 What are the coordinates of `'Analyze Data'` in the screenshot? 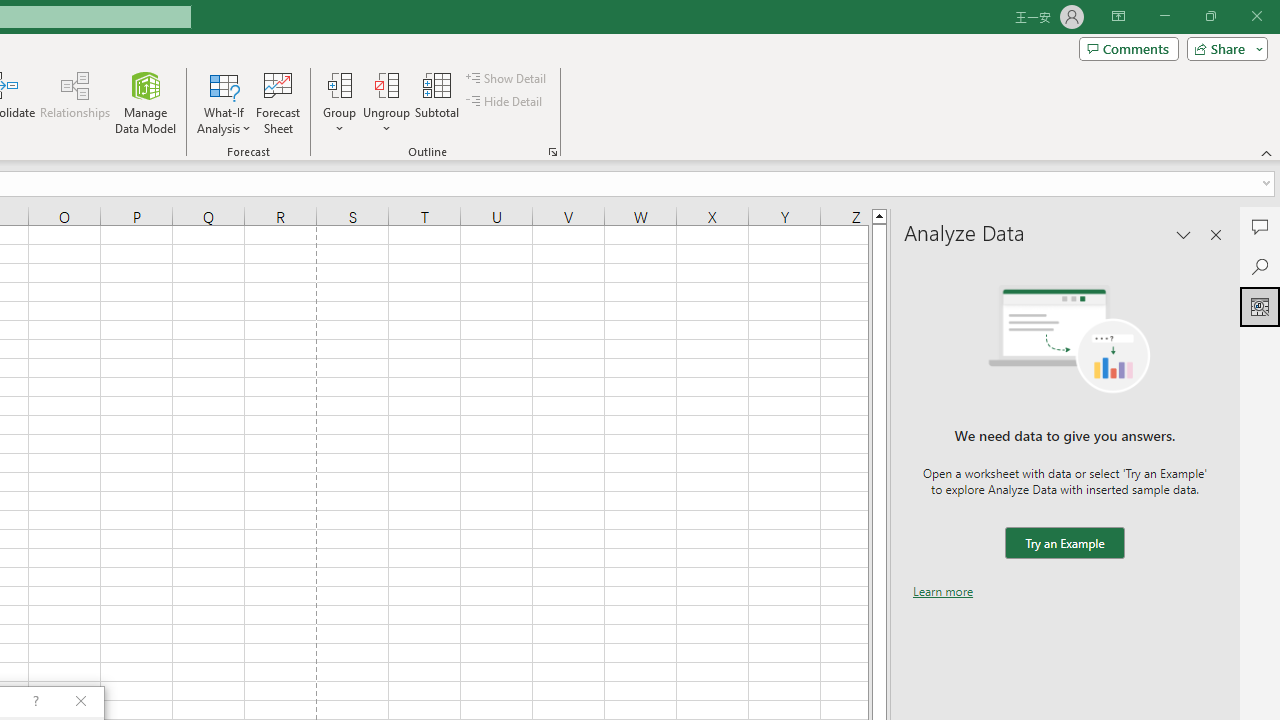 It's located at (1259, 307).